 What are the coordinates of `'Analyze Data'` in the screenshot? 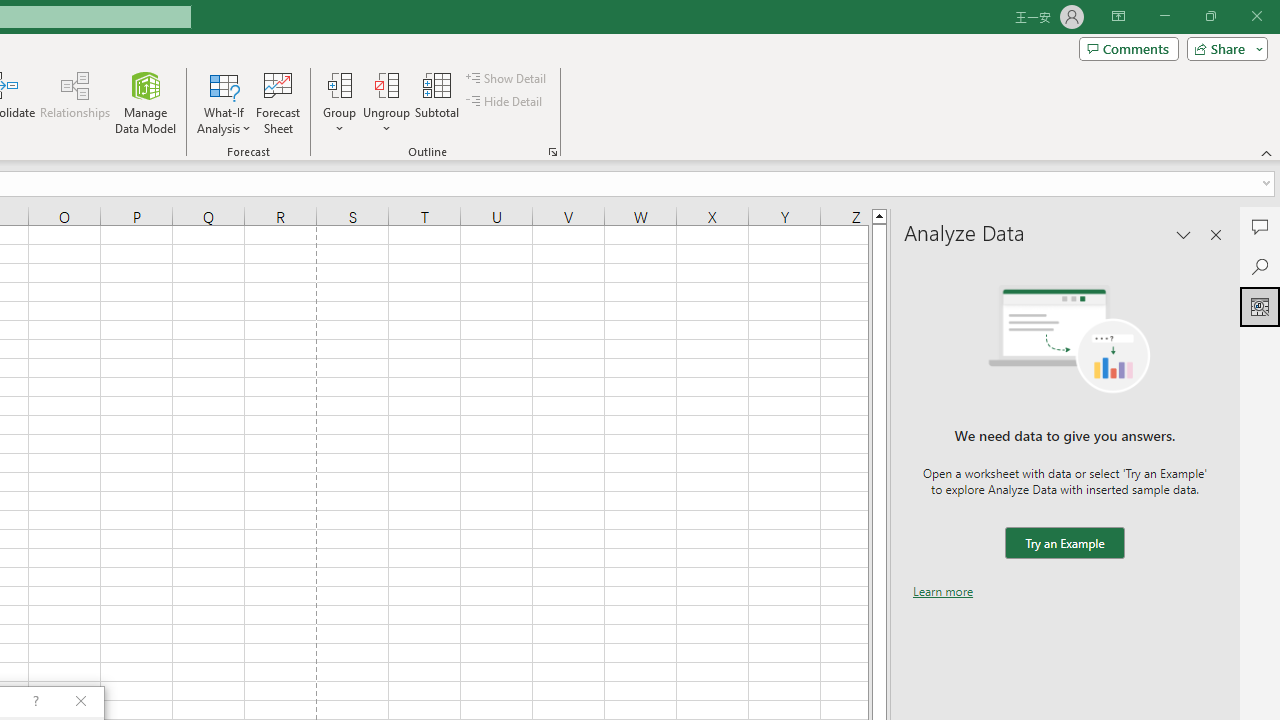 It's located at (1259, 307).